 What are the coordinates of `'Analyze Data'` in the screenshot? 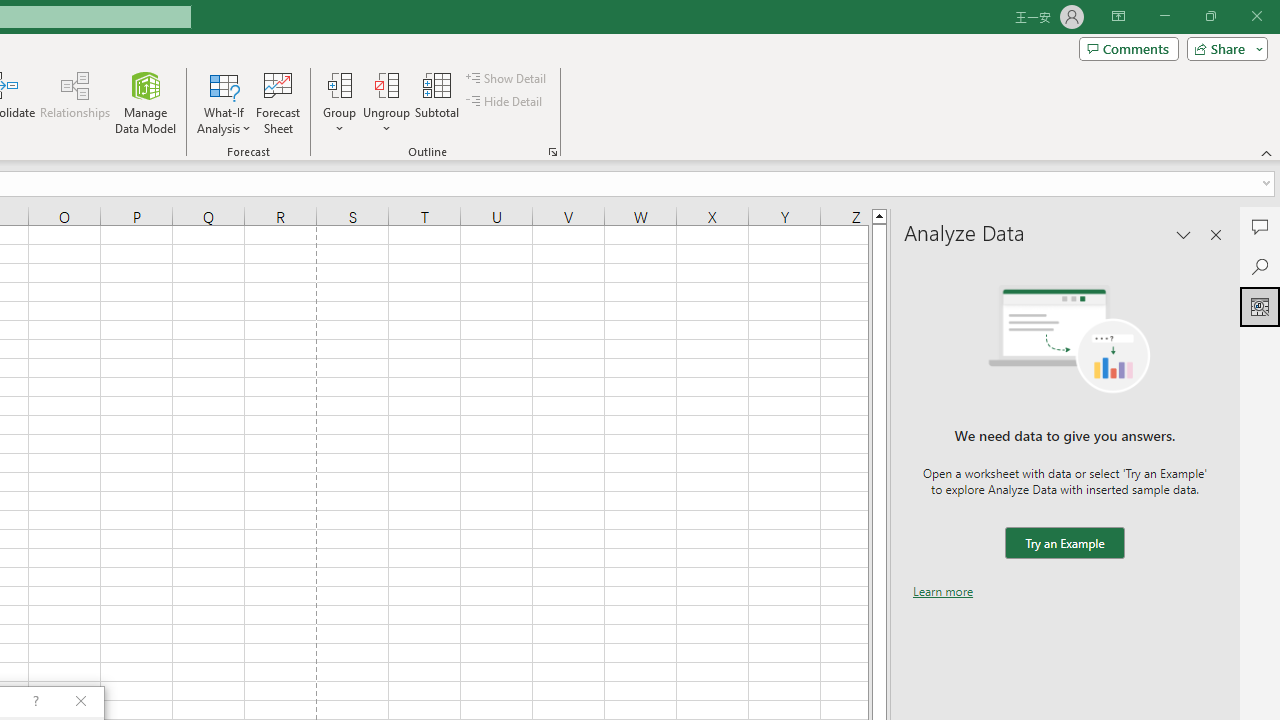 It's located at (1259, 307).